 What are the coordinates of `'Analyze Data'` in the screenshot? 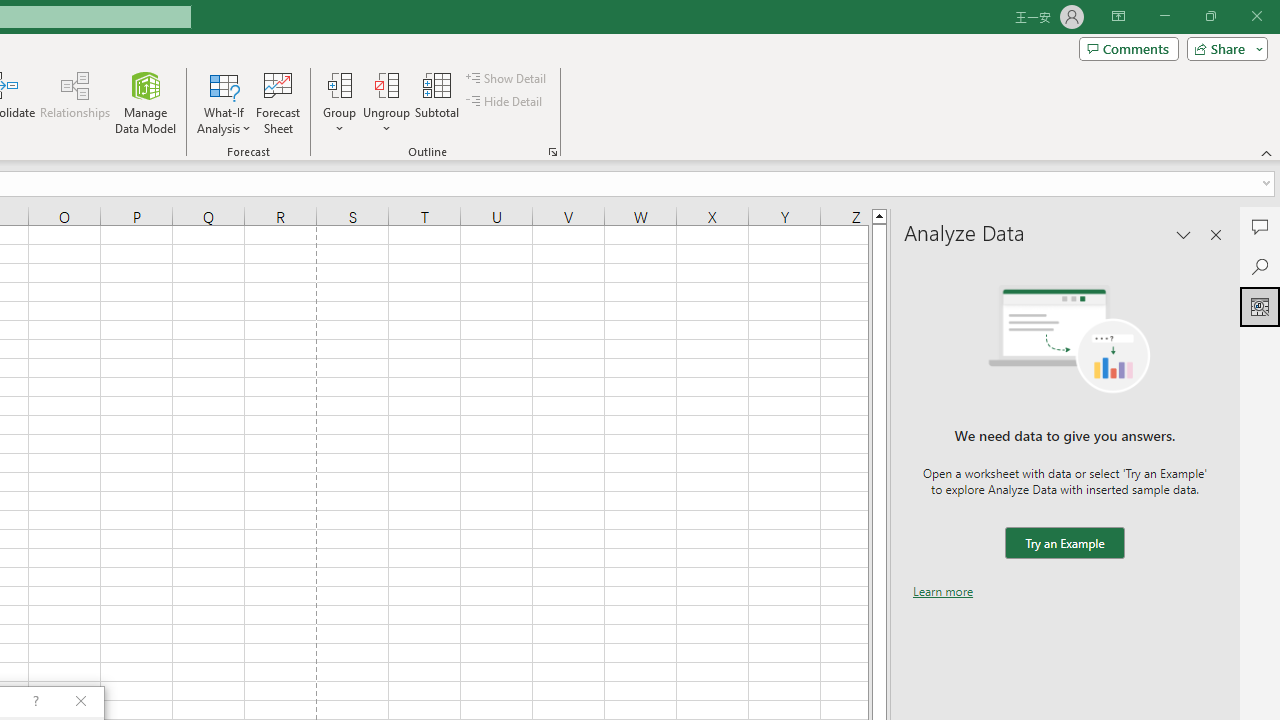 It's located at (1259, 307).